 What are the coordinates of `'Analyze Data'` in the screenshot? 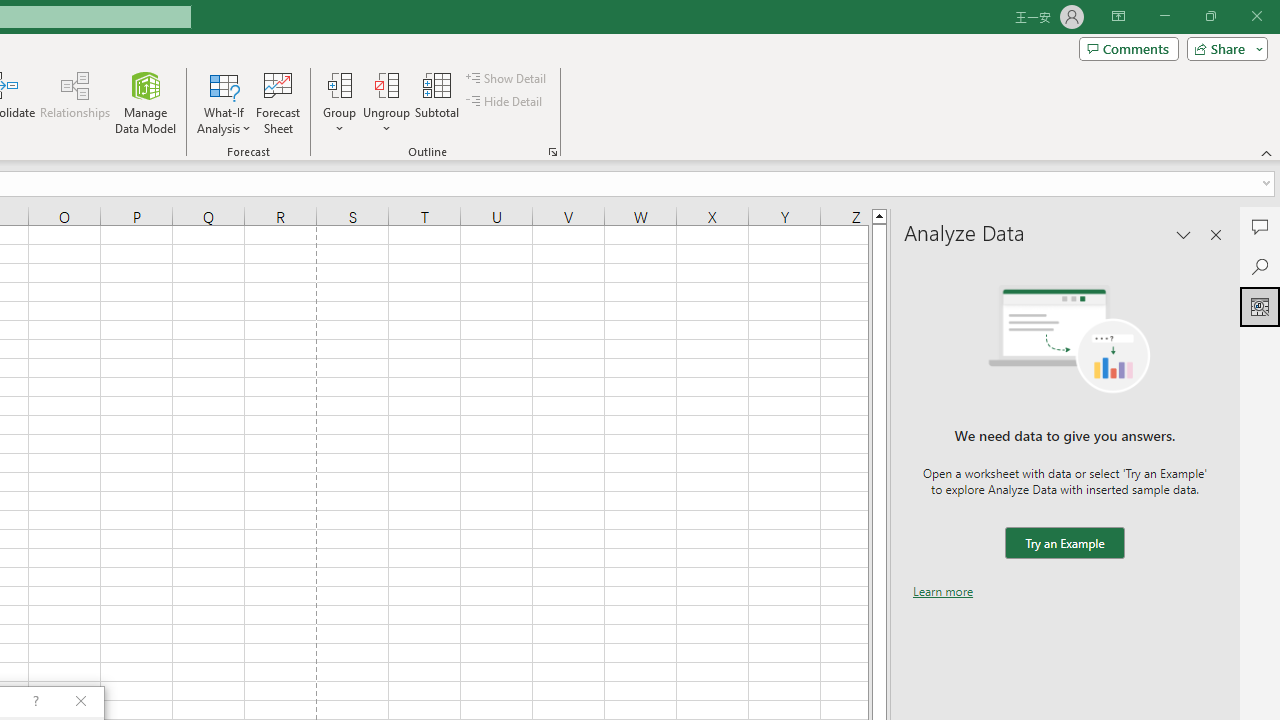 It's located at (1259, 307).